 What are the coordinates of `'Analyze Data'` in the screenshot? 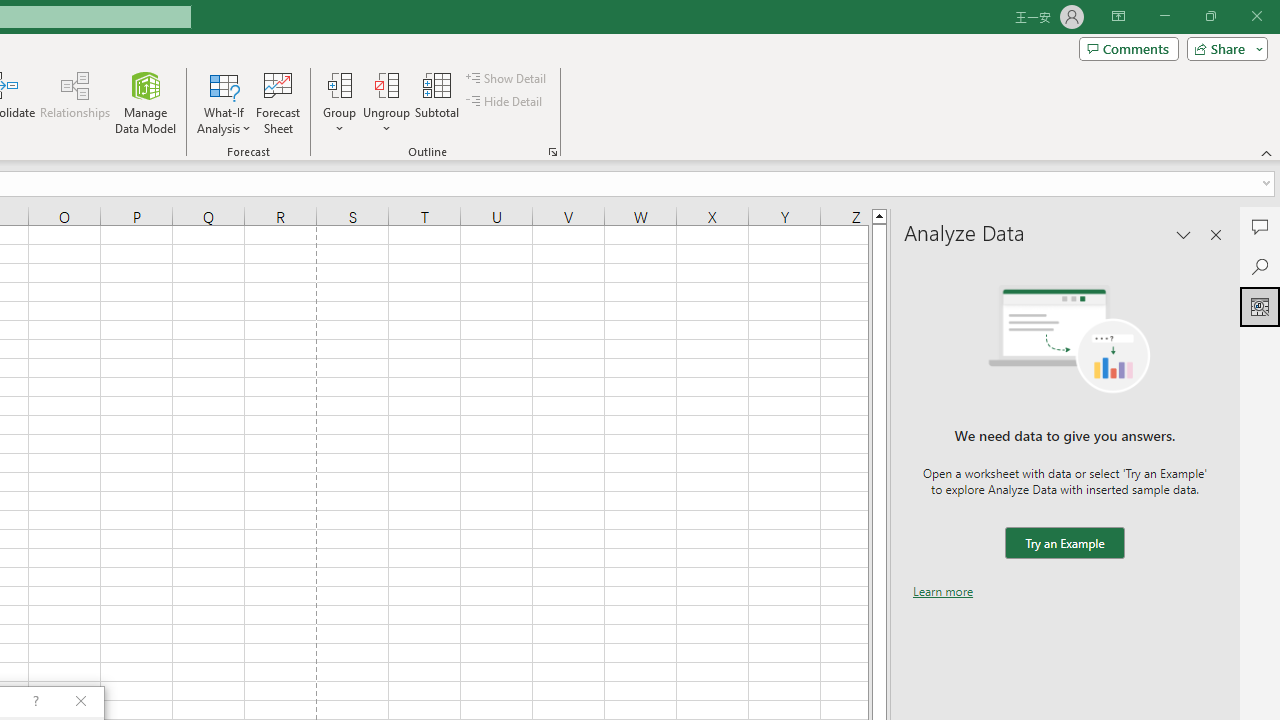 It's located at (1259, 307).